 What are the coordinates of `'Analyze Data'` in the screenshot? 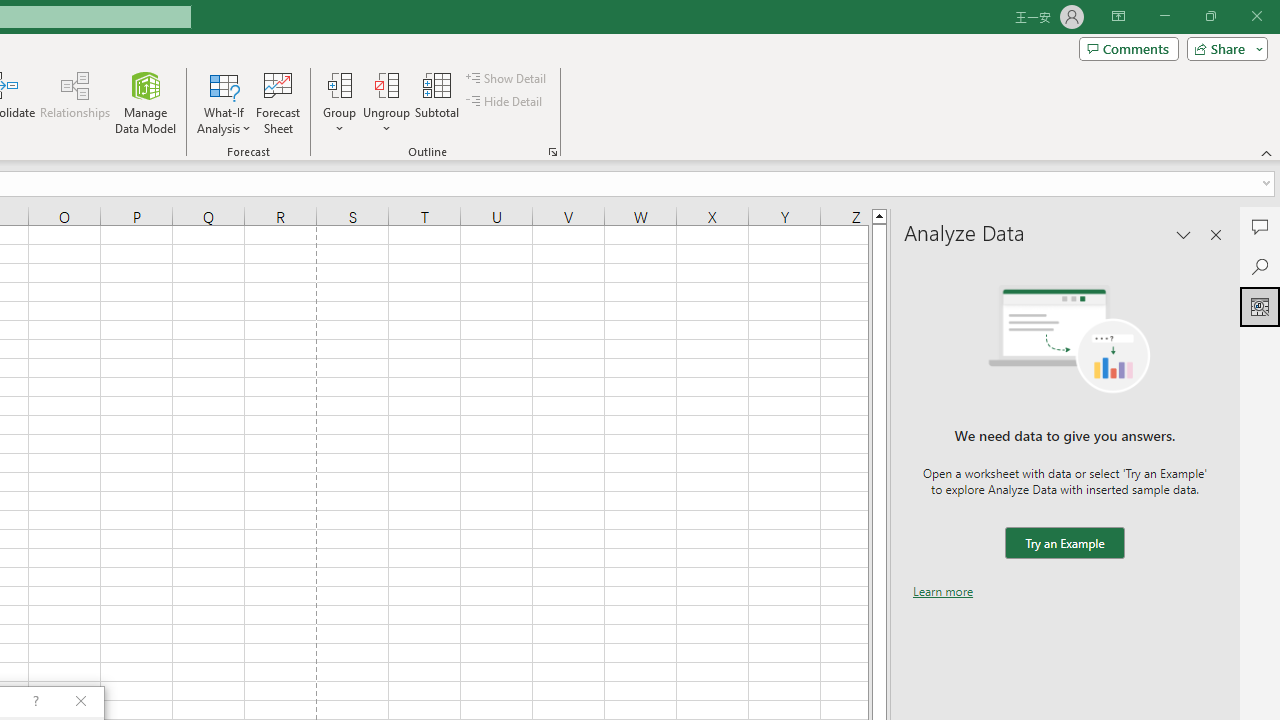 It's located at (1259, 307).